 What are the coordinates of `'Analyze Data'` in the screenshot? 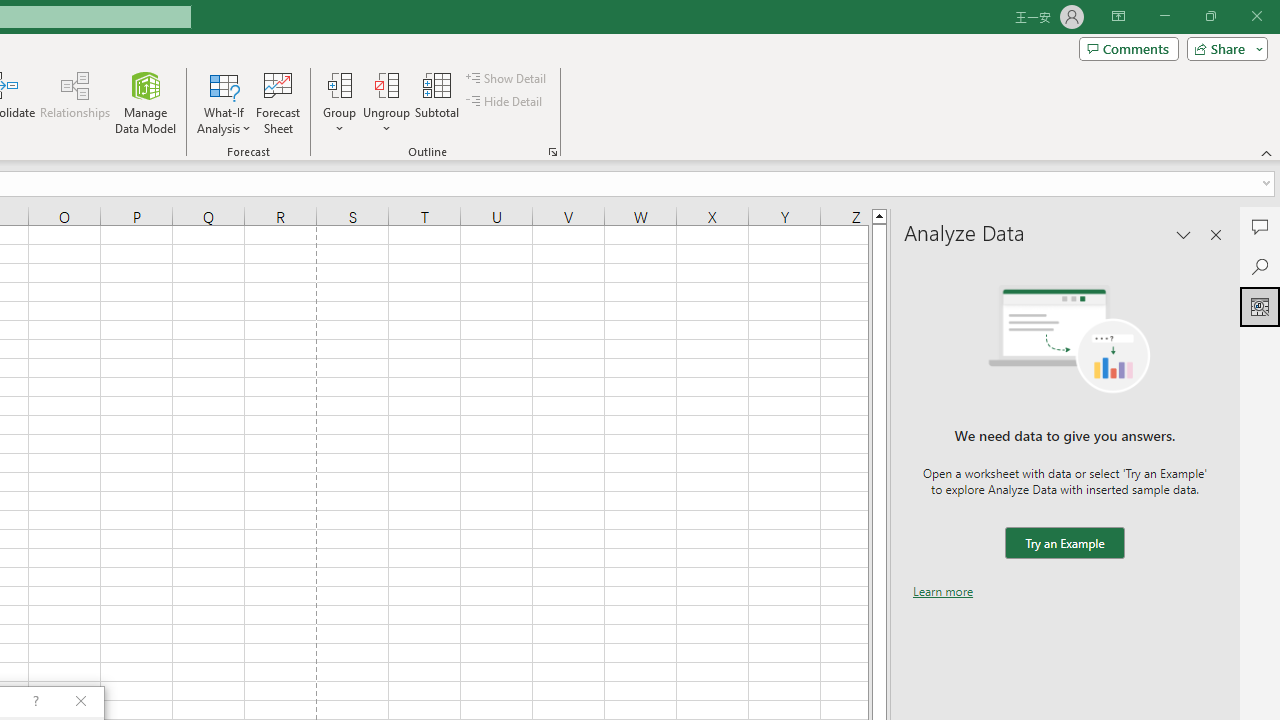 It's located at (1259, 307).